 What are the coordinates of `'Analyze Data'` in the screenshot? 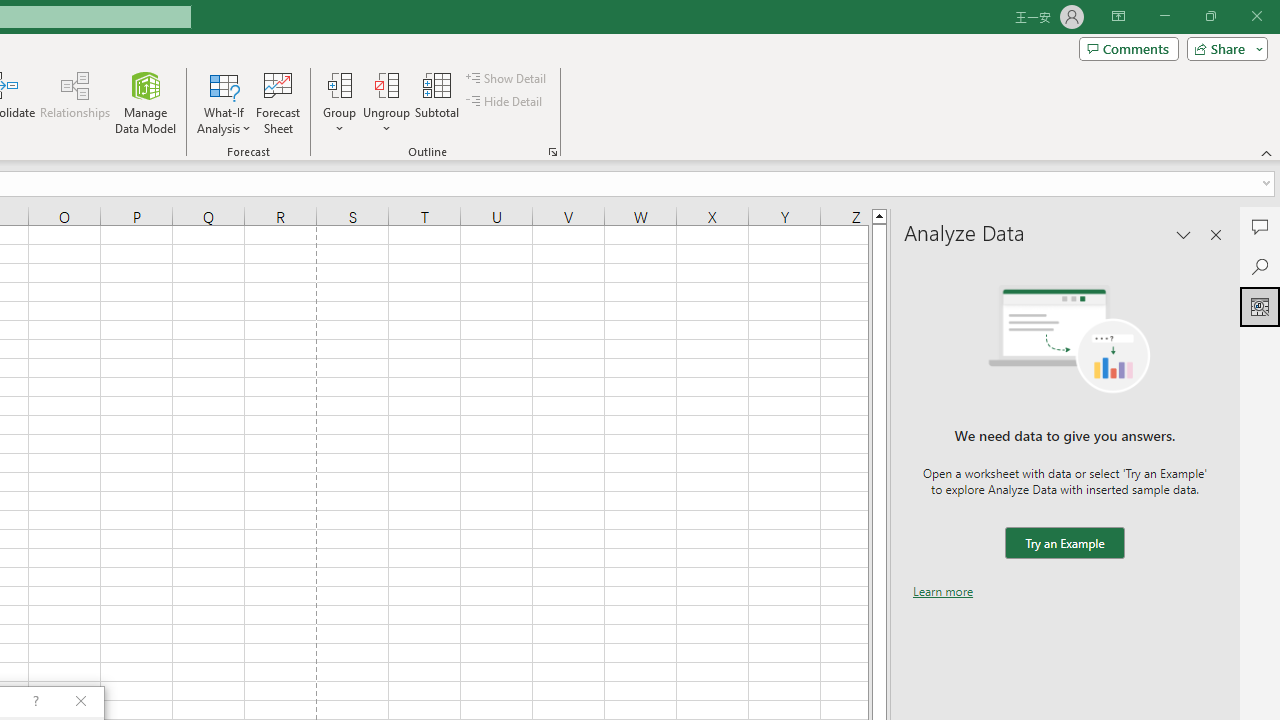 It's located at (1259, 307).